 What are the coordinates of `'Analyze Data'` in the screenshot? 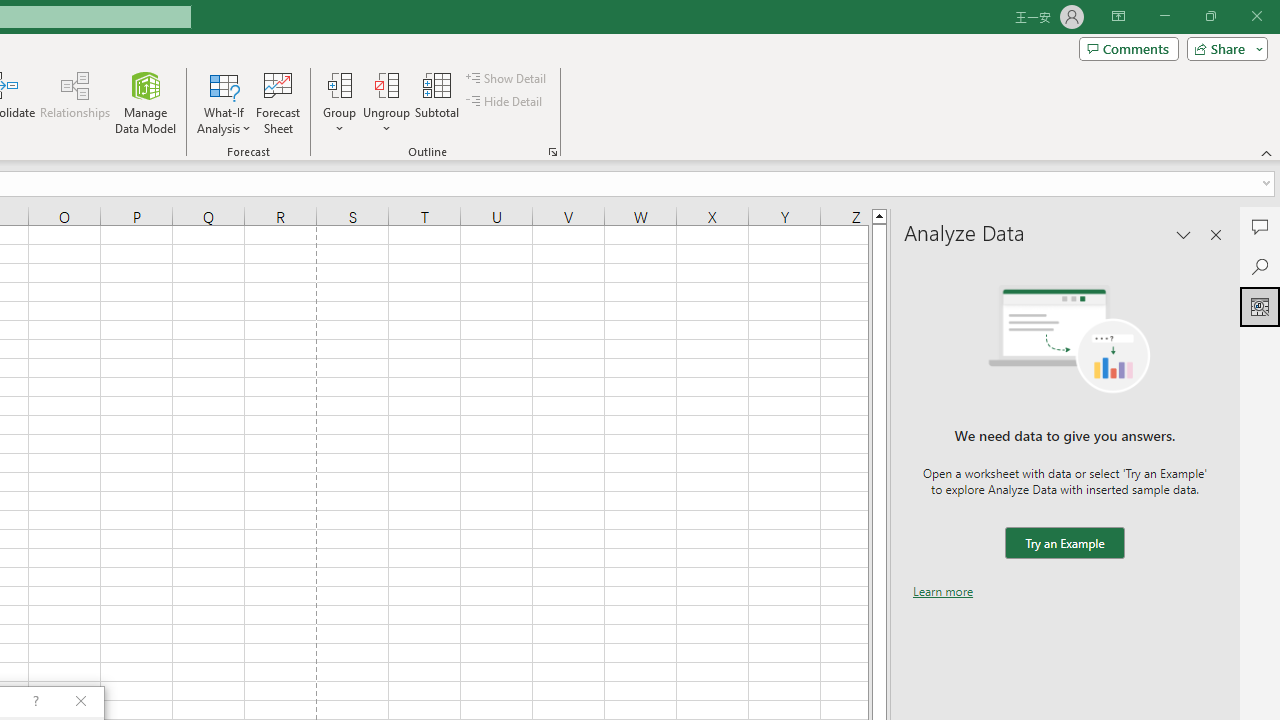 It's located at (1259, 307).